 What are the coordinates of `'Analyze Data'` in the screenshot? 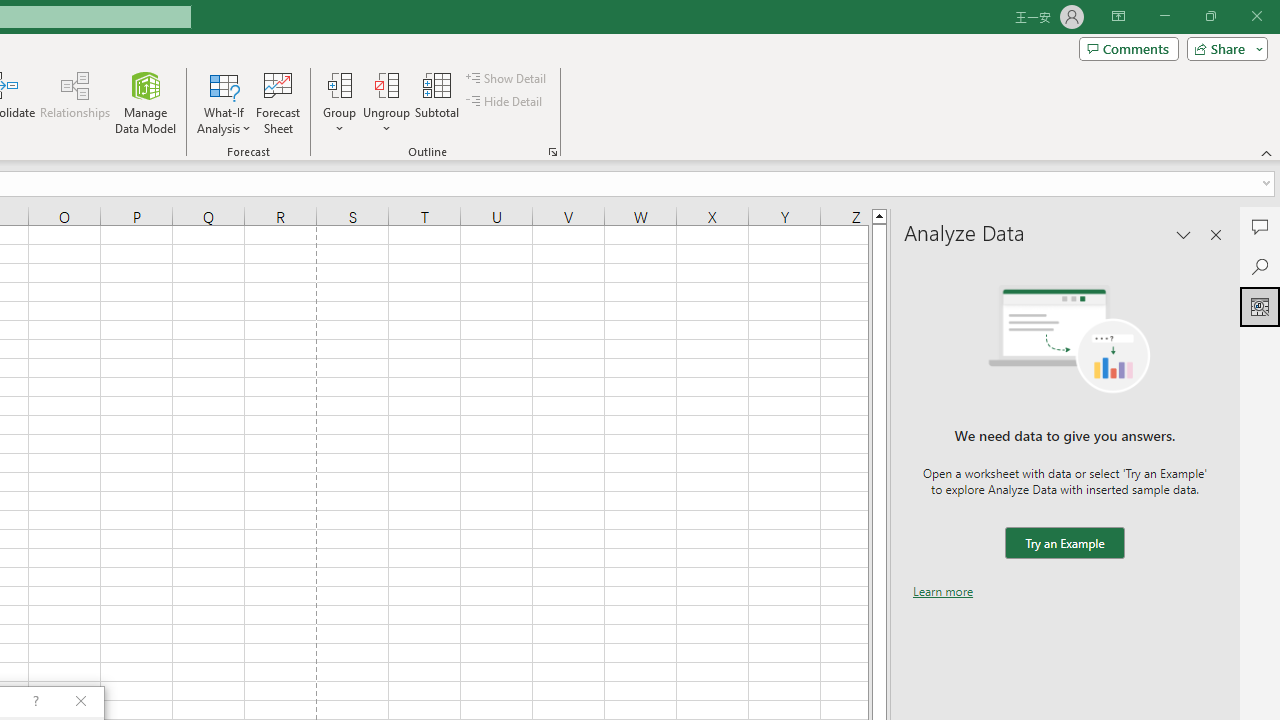 It's located at (1259, 307).